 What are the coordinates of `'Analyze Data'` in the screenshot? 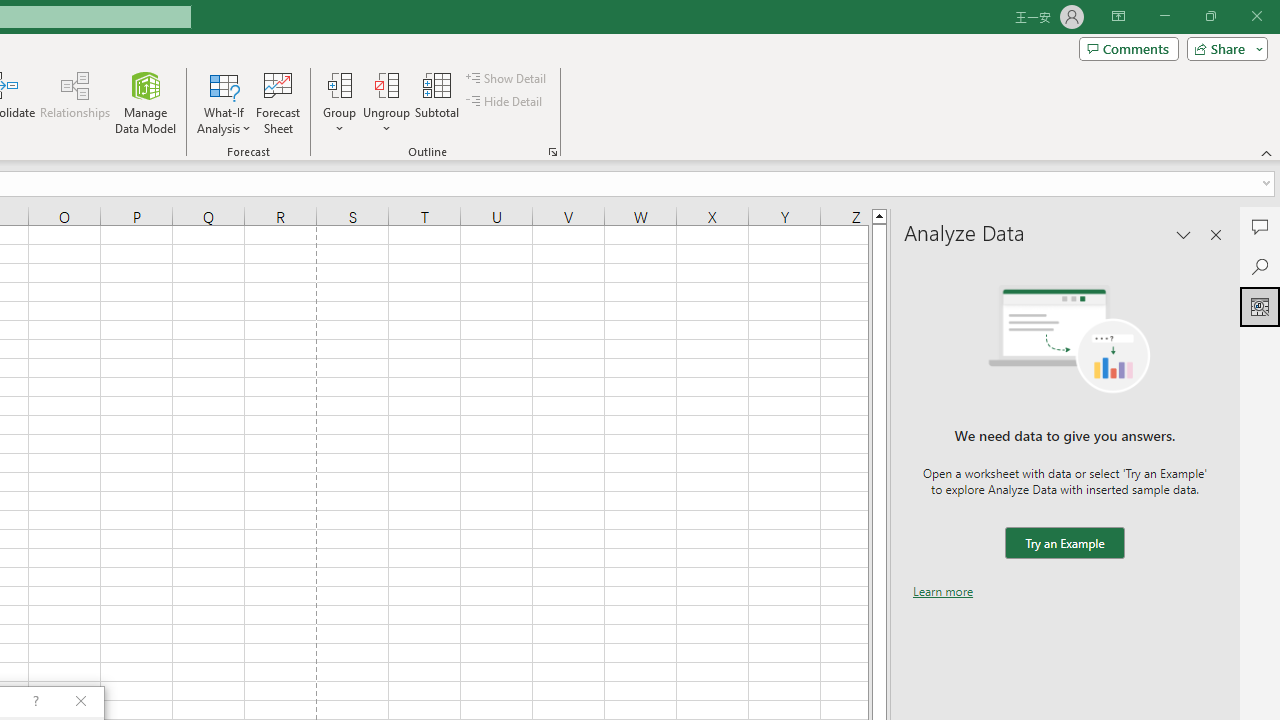 It's located at (1259, 307).